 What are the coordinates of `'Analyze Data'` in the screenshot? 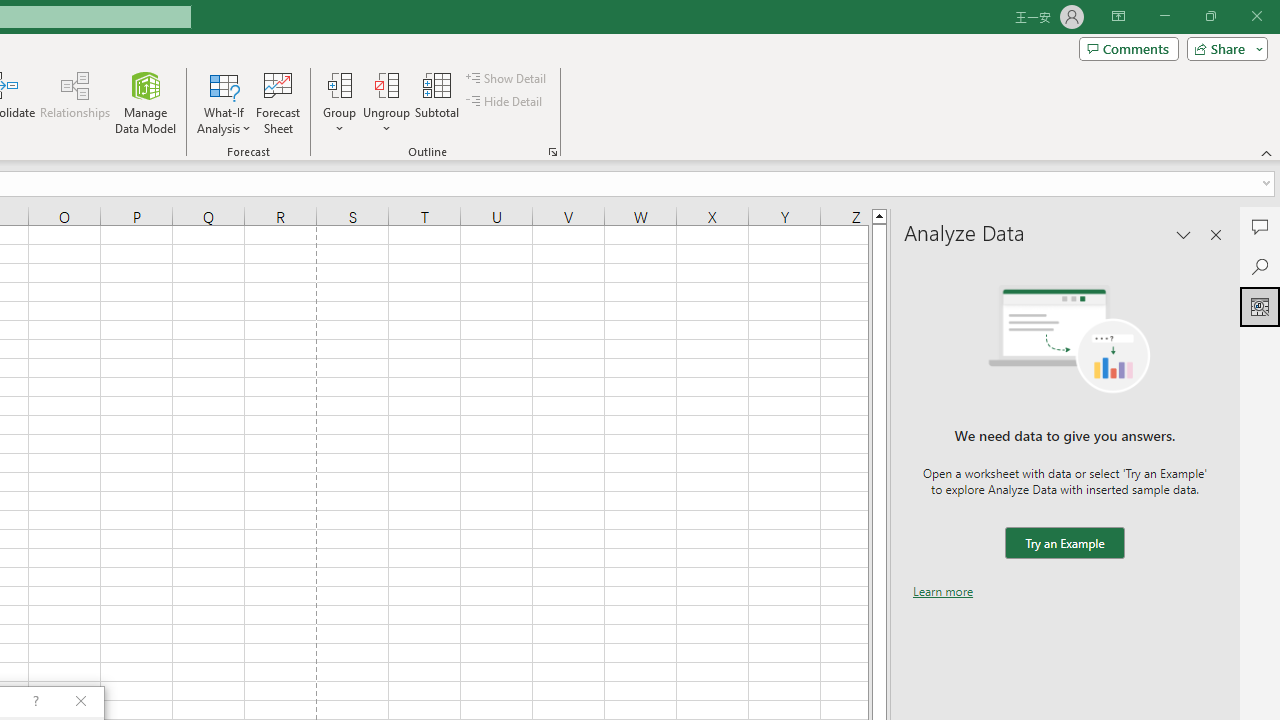 It's located at (1259, 307).